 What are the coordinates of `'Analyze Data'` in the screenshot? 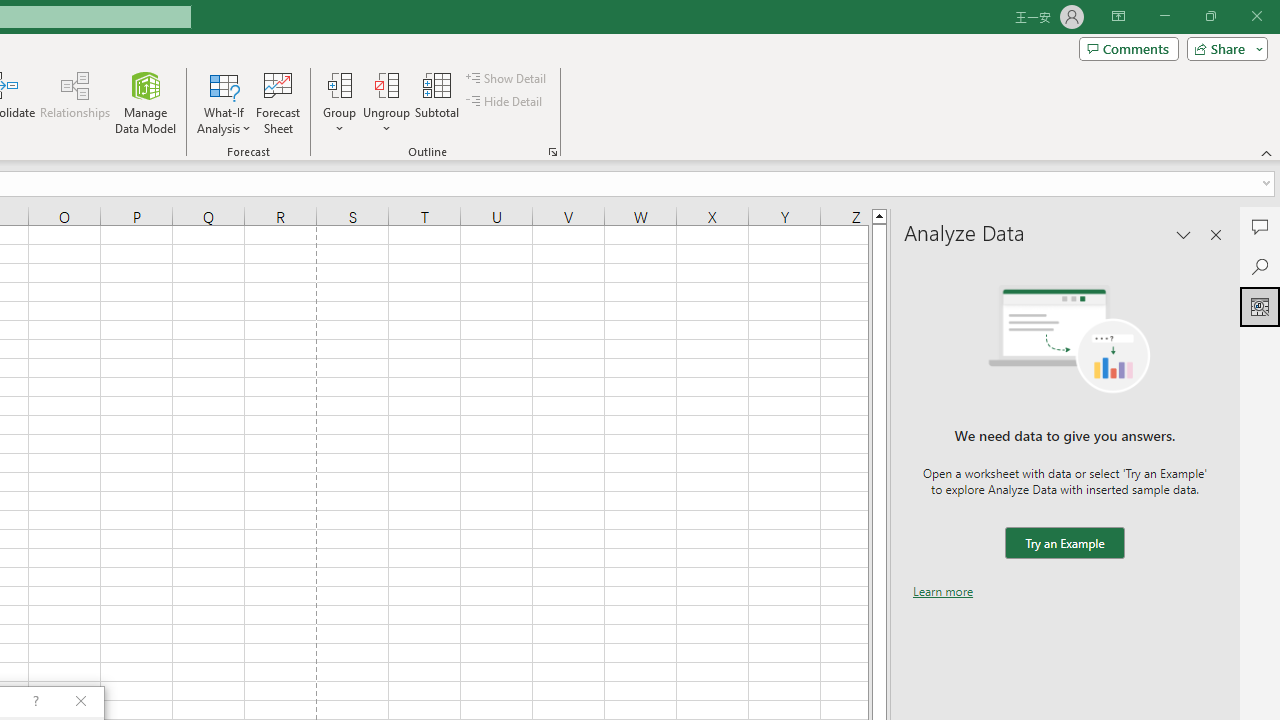 It's located at (1259, 307).